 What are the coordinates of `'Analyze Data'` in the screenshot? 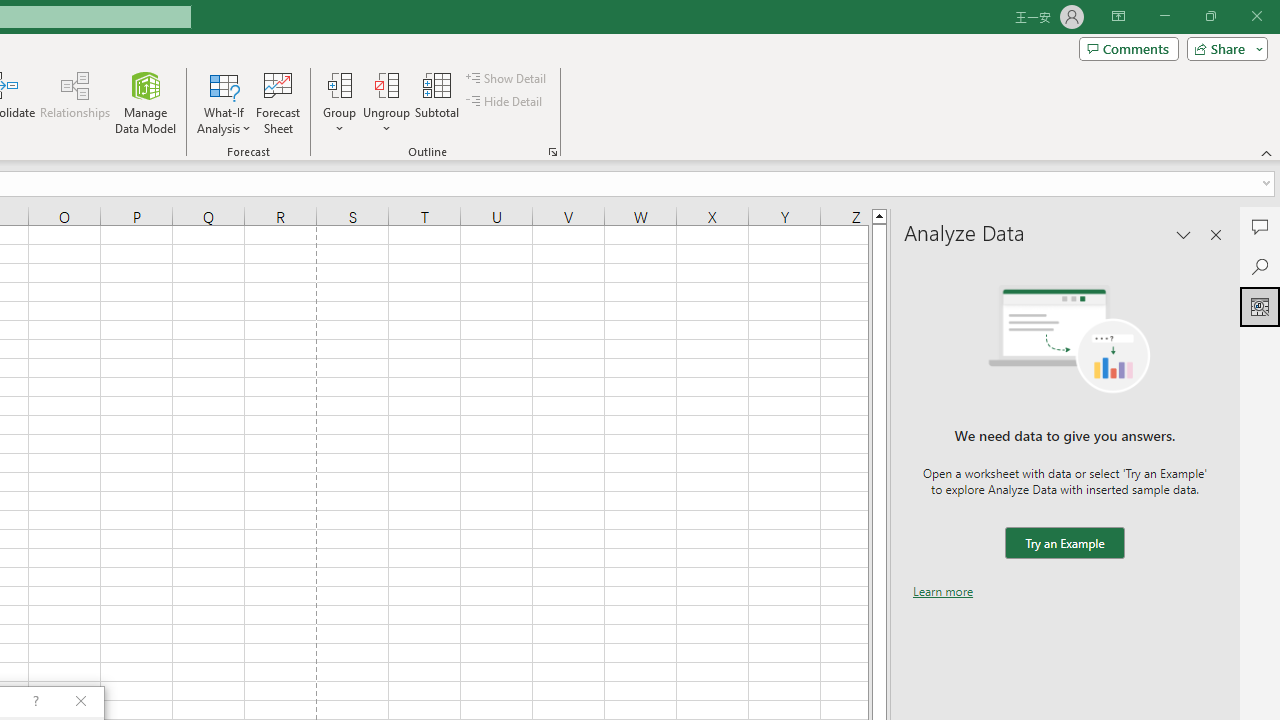 It's located at (1259, 307).